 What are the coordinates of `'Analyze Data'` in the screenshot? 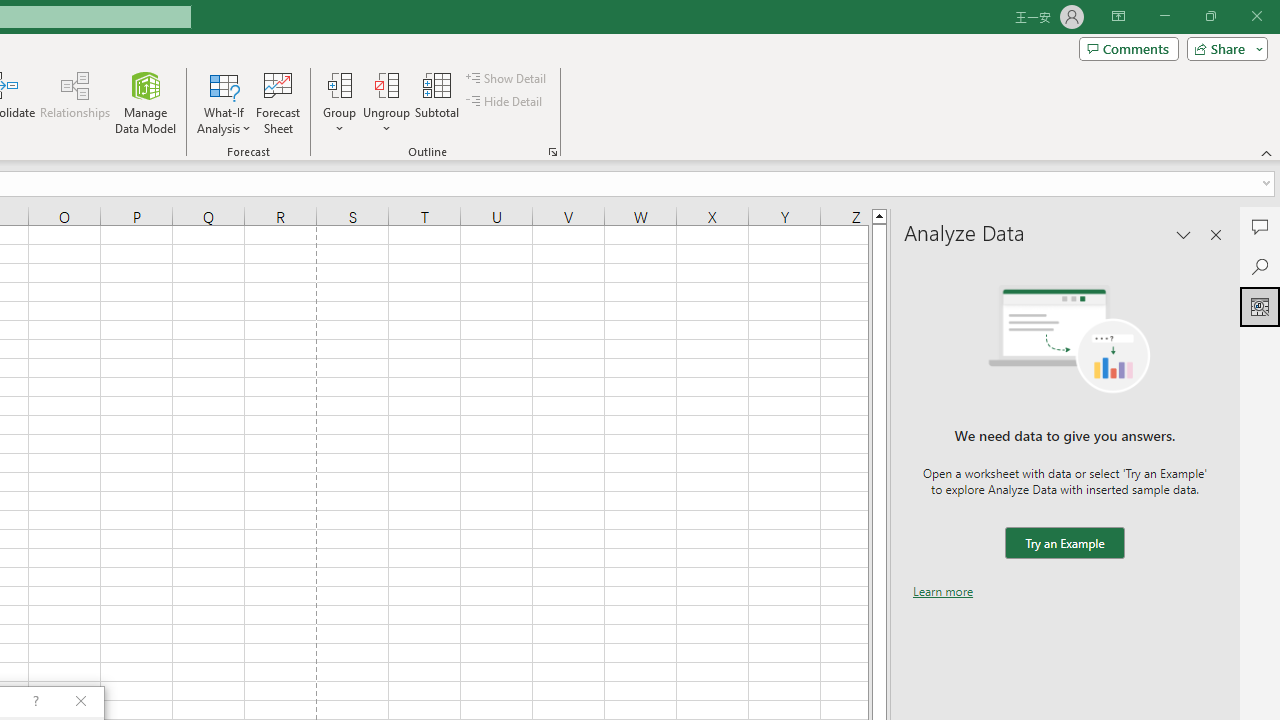 It's located at (1259, 307).